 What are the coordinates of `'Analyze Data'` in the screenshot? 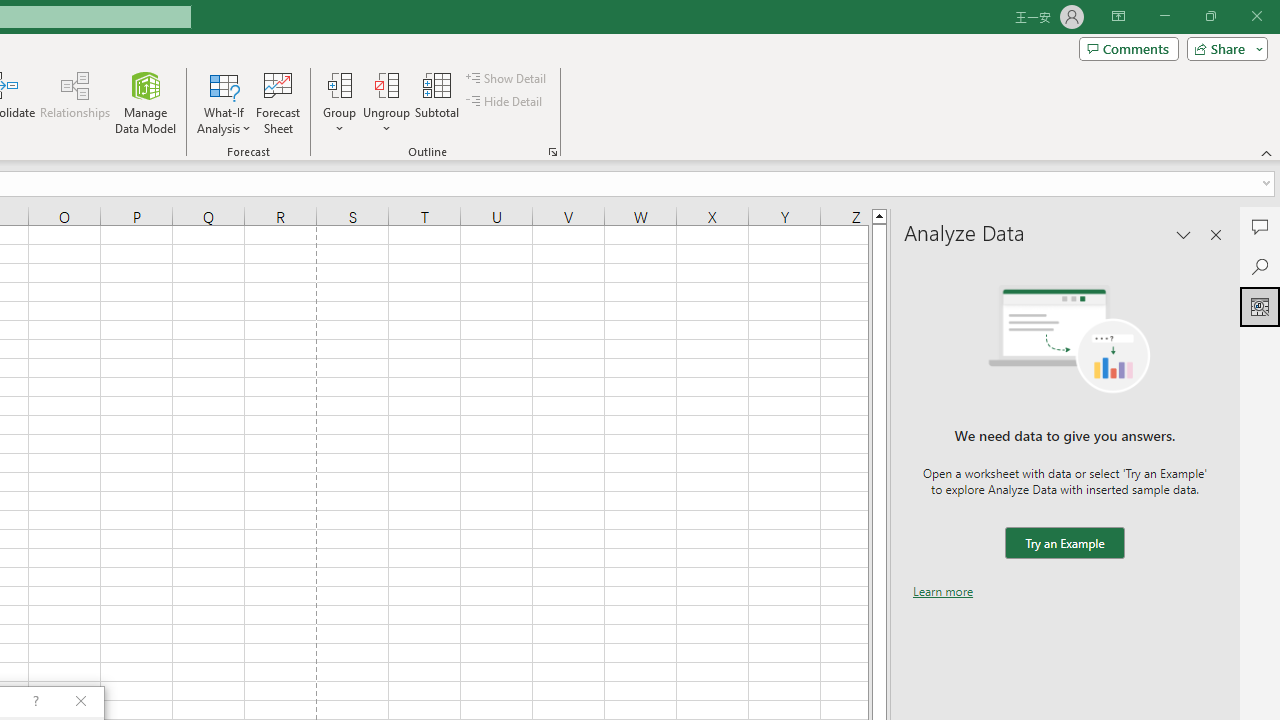 It's located at (1259, 307).